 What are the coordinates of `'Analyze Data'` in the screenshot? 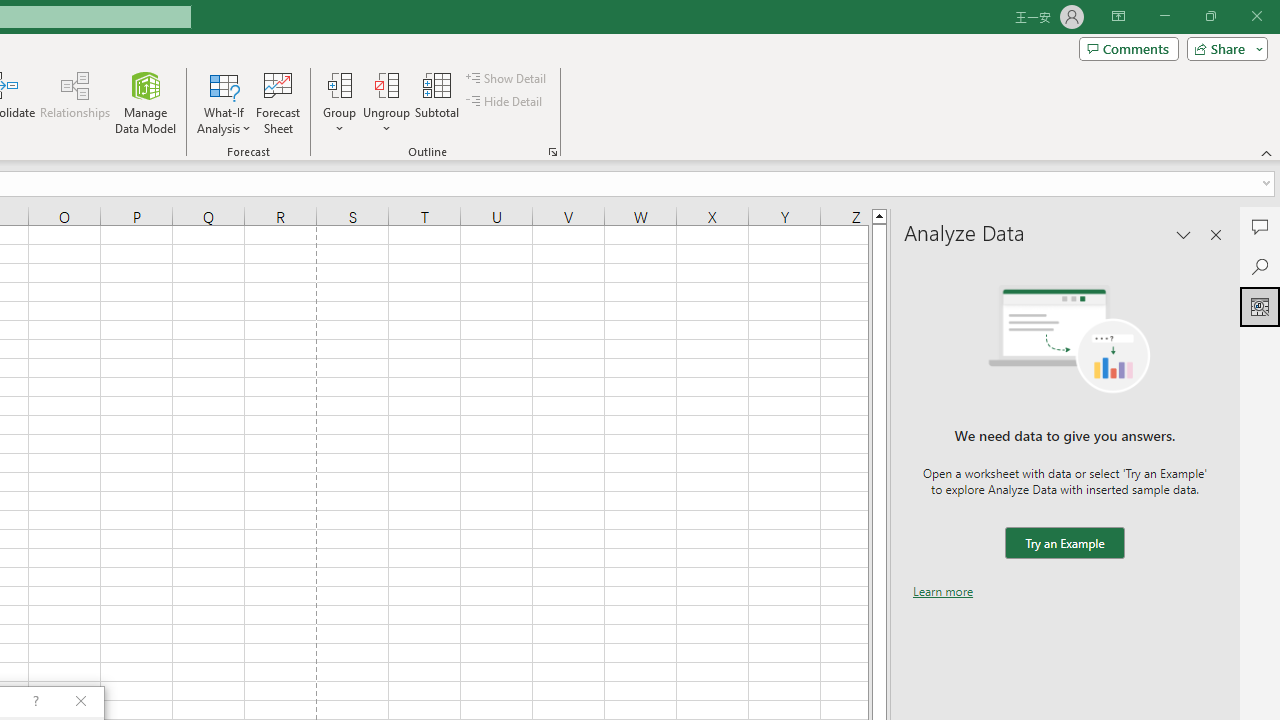 It's located at (1259, 307).